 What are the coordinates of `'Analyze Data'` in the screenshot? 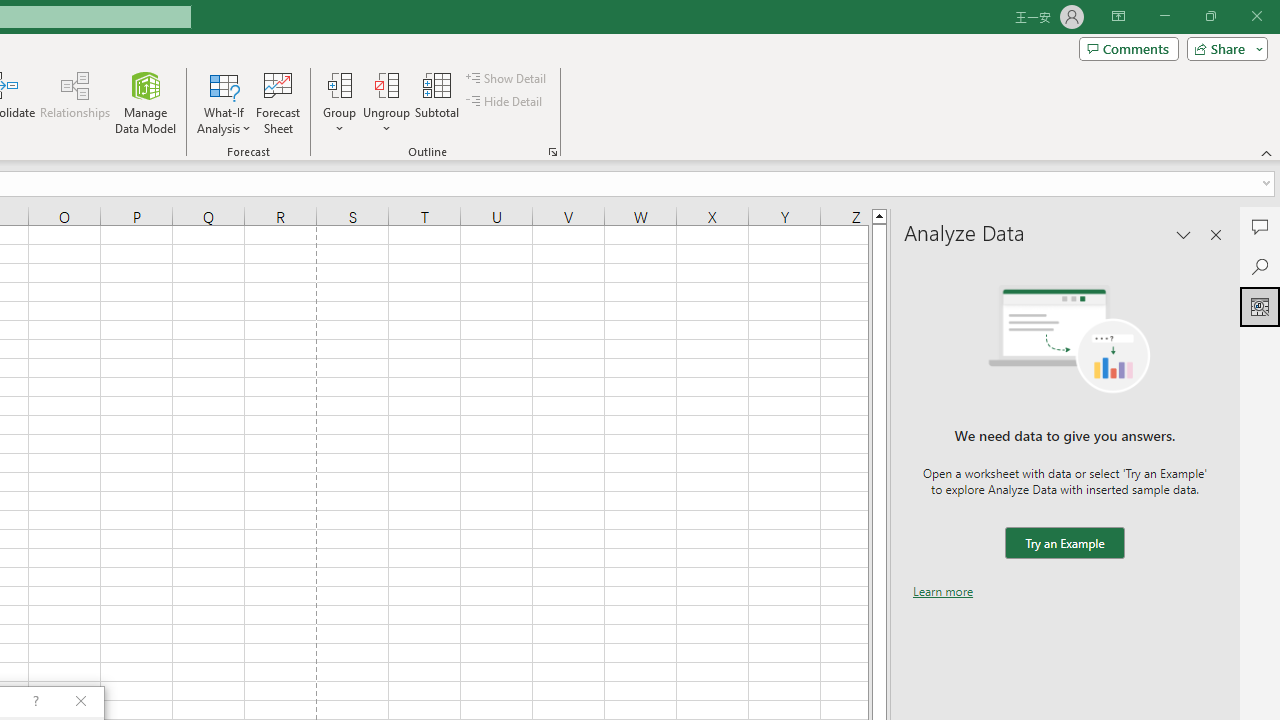 It's located at (1259, 307).